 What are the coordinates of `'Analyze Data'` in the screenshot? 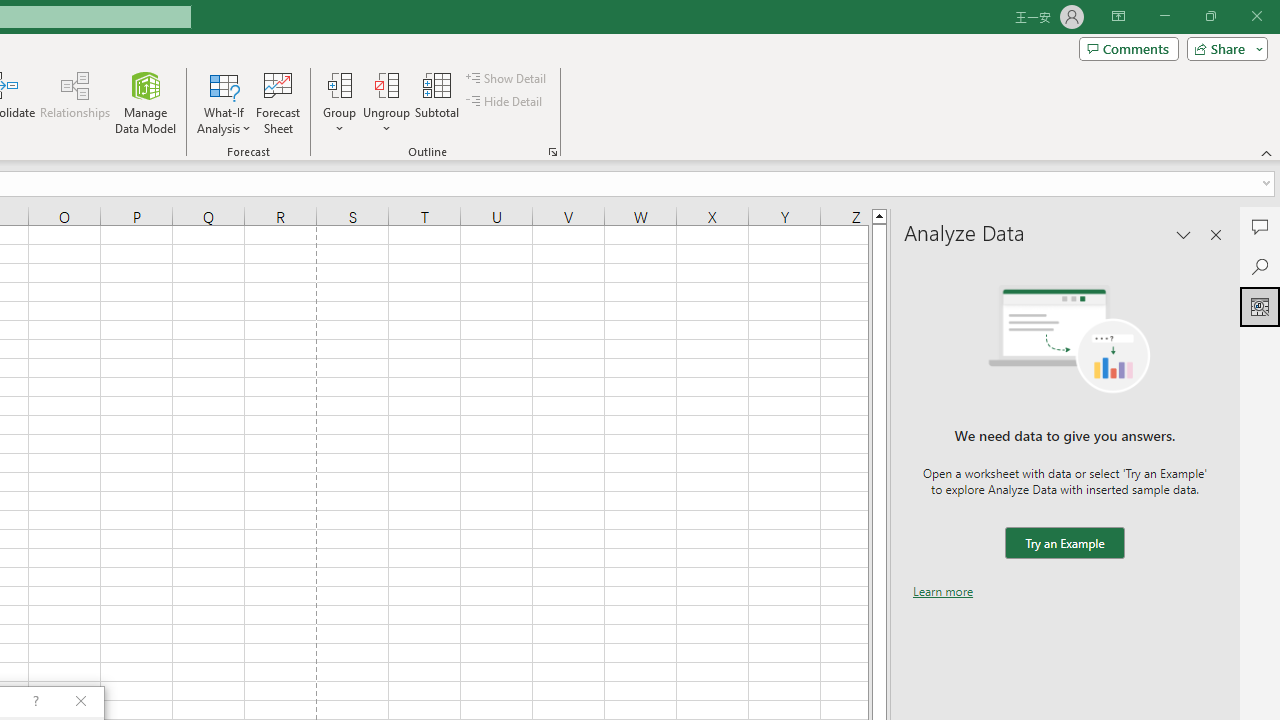 It's located at (1259, 307).